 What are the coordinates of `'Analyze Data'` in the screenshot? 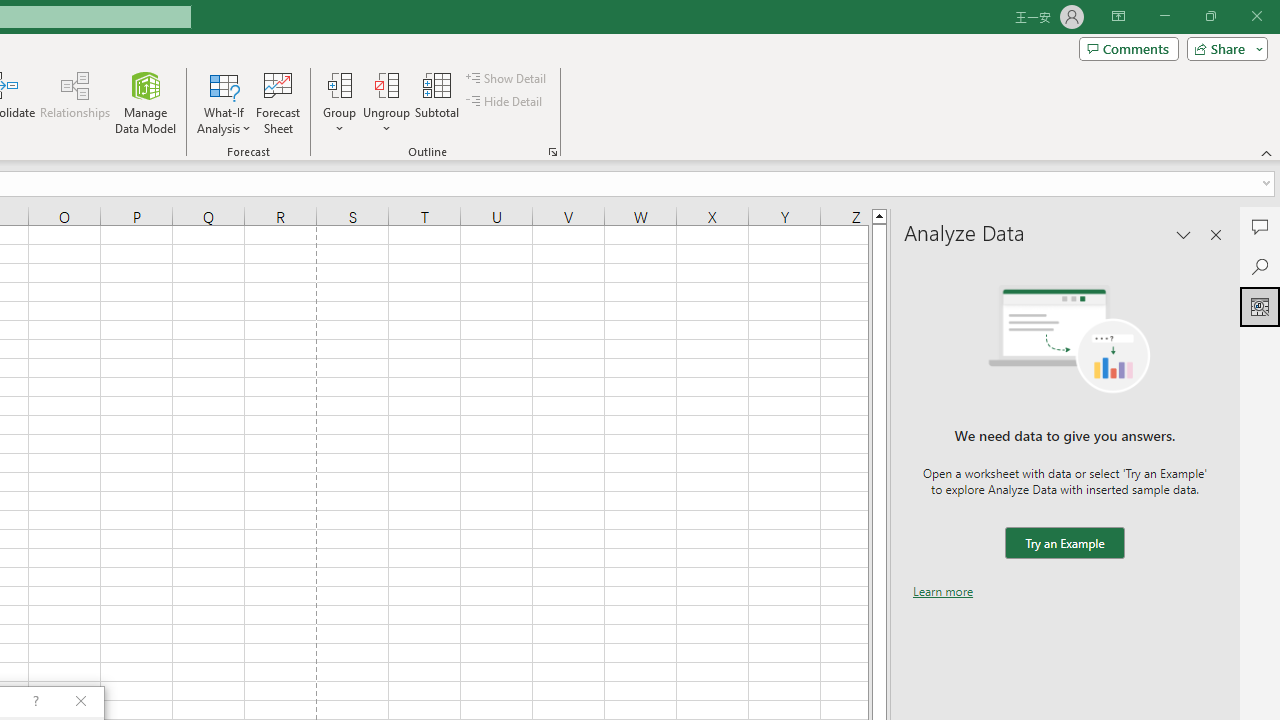 It's located at (1259, 307).